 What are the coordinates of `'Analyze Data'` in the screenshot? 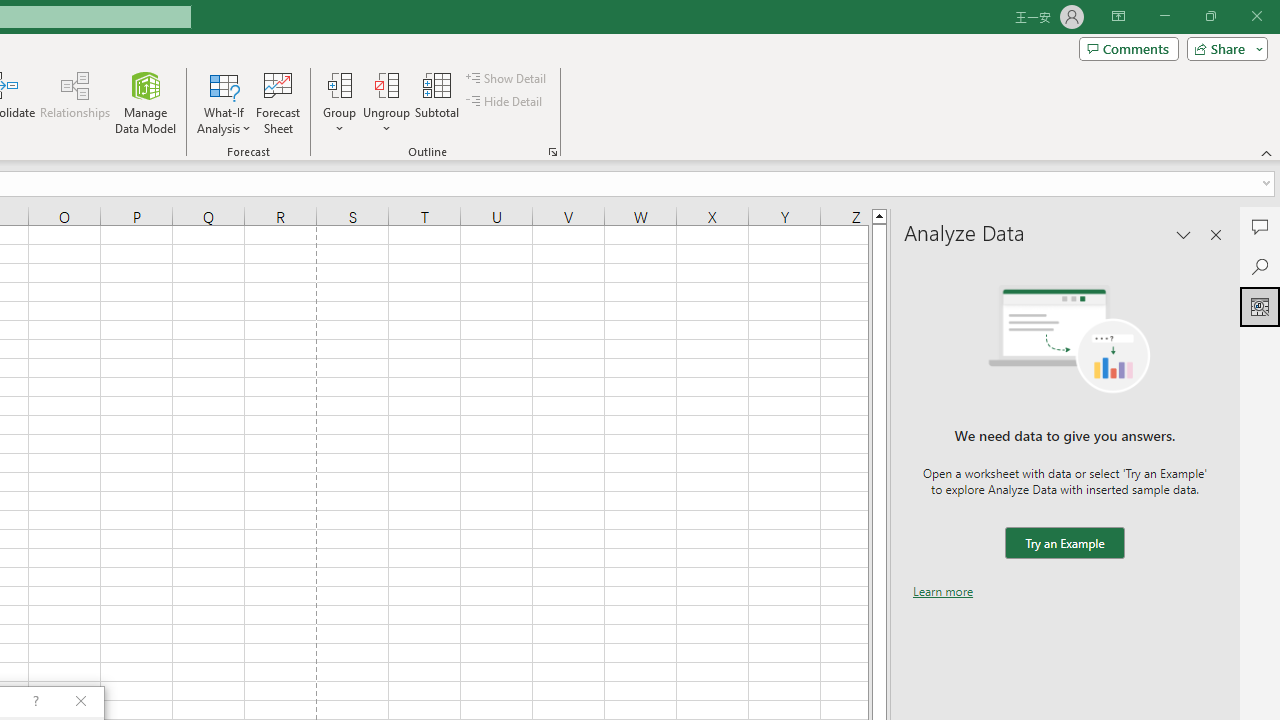 It's located at (1259, 307).